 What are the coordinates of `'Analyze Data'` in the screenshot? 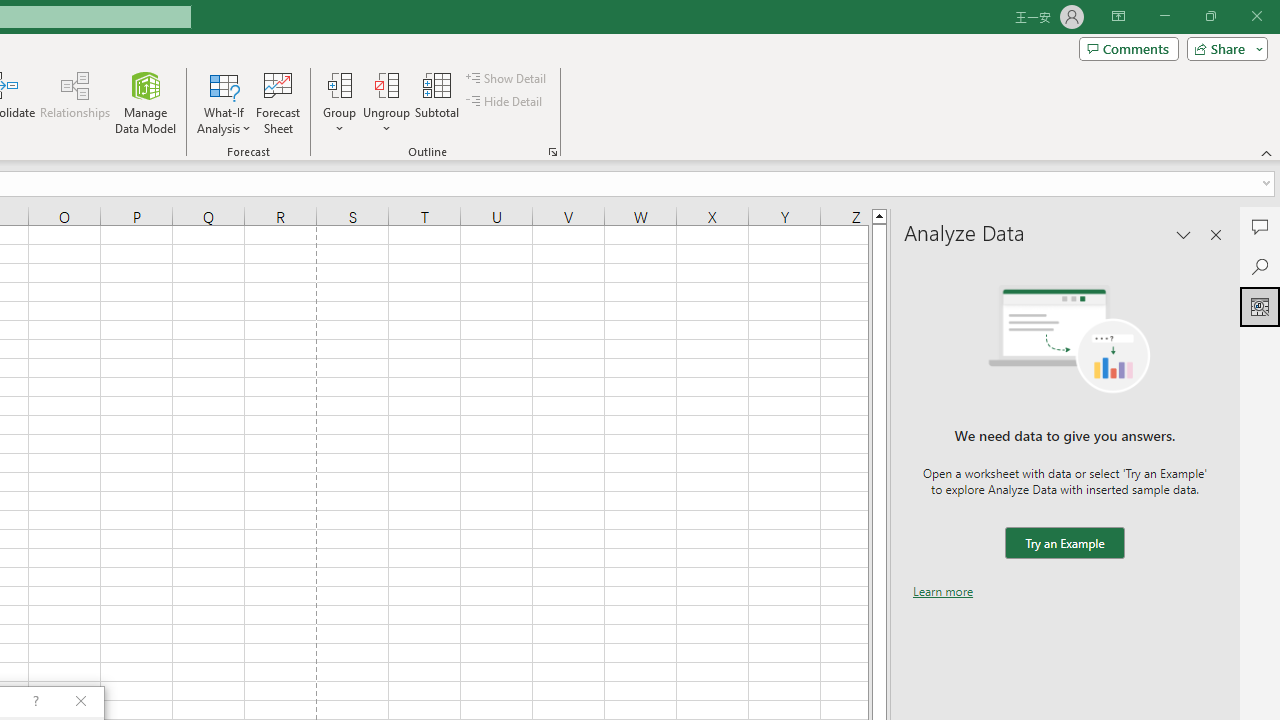 It's located at (1259, 307).